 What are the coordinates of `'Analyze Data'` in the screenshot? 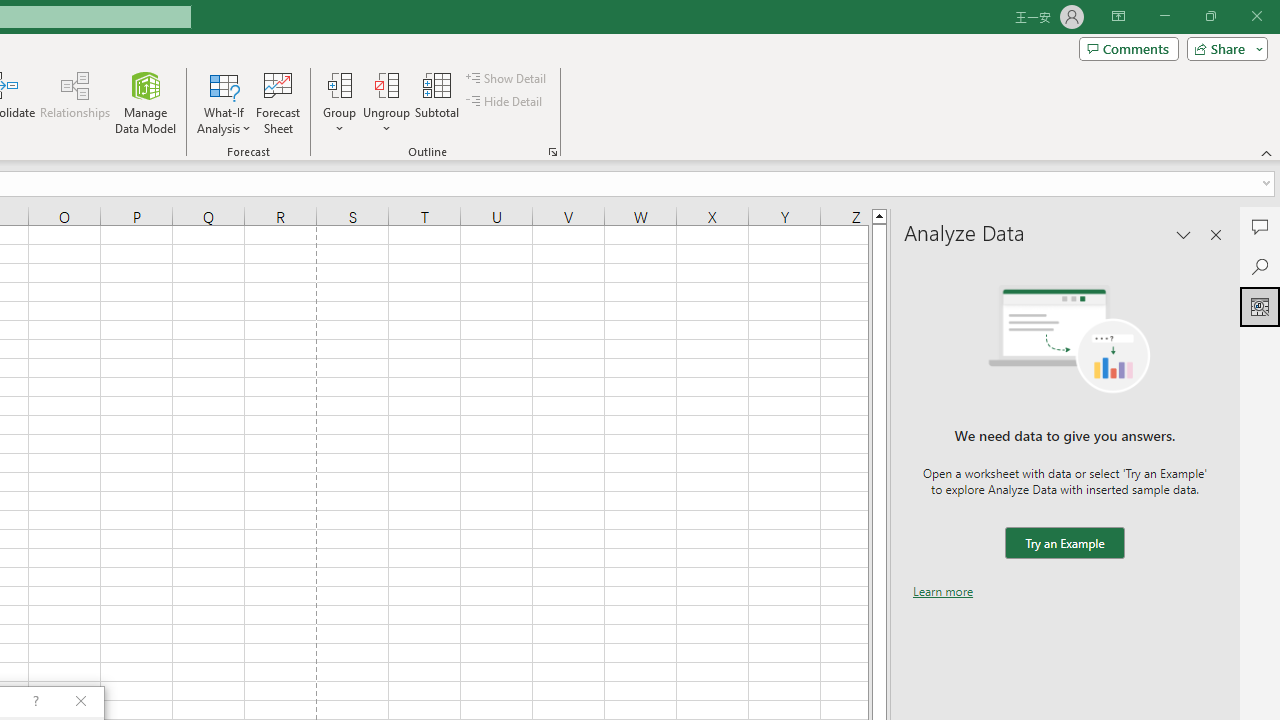 It's located at (1259, 307).